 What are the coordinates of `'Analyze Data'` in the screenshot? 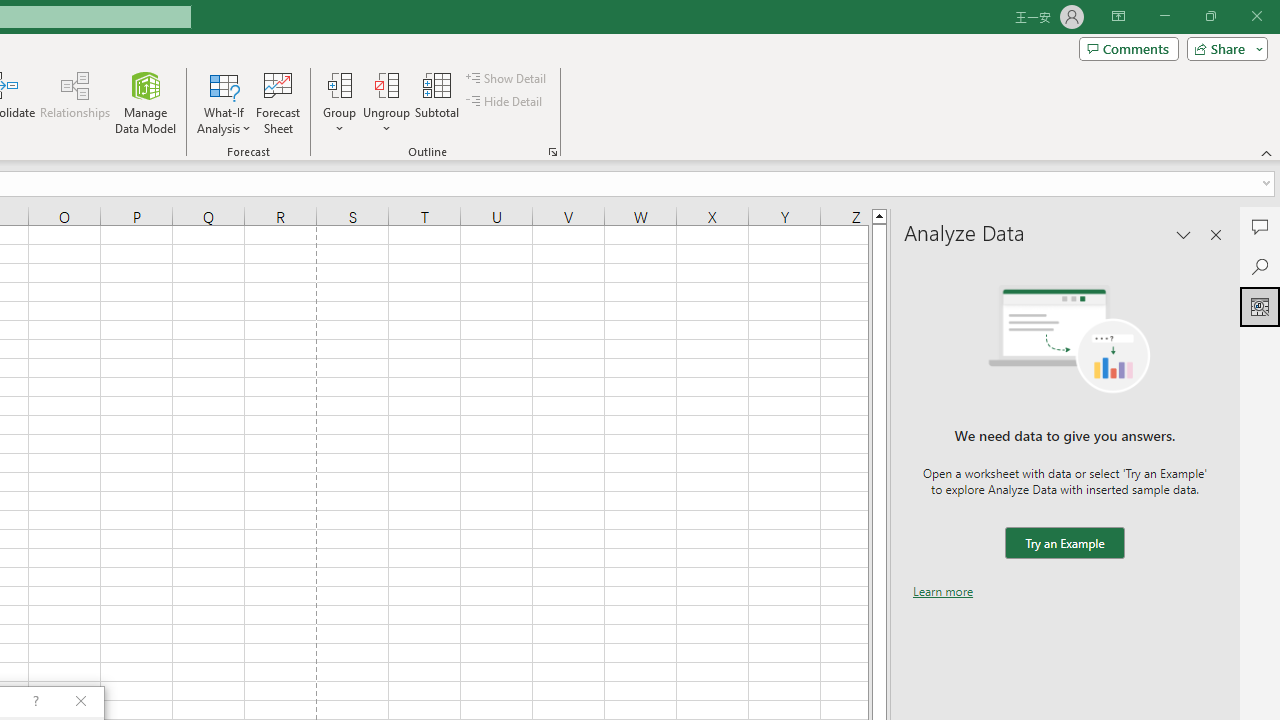 It's located at (1259, 307).